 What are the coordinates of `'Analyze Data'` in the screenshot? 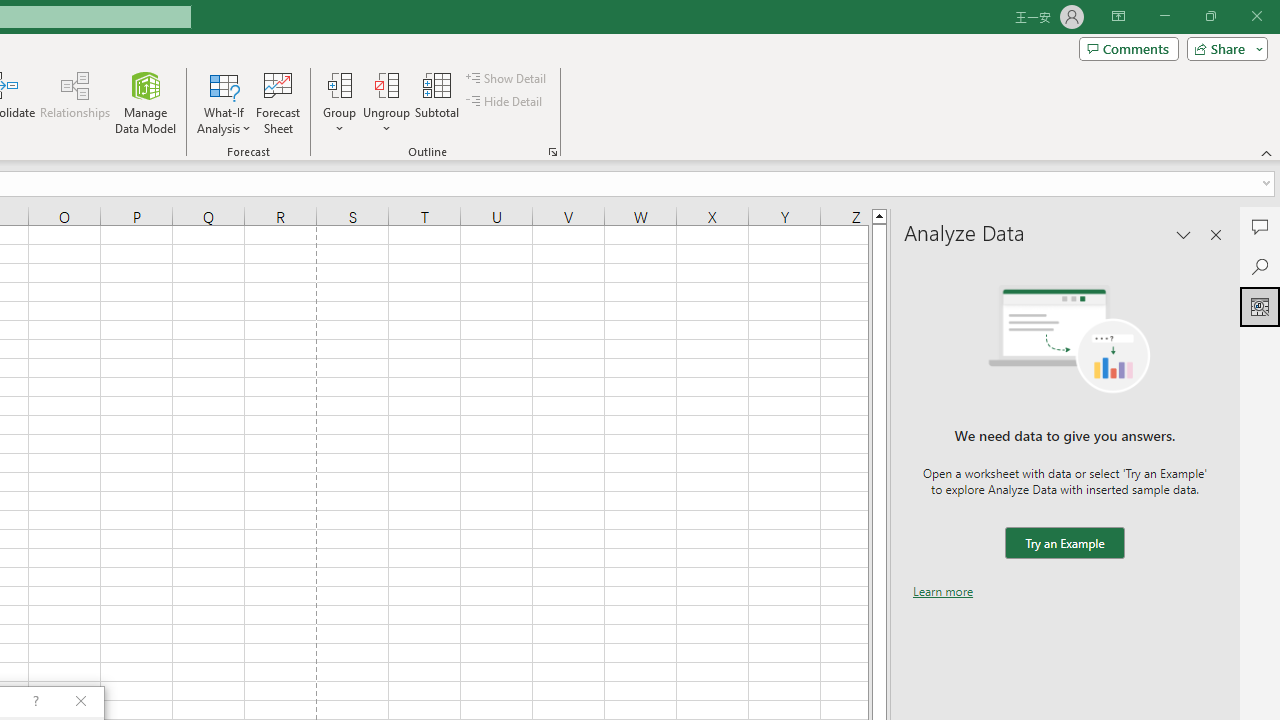 It's located at (1259, 307).